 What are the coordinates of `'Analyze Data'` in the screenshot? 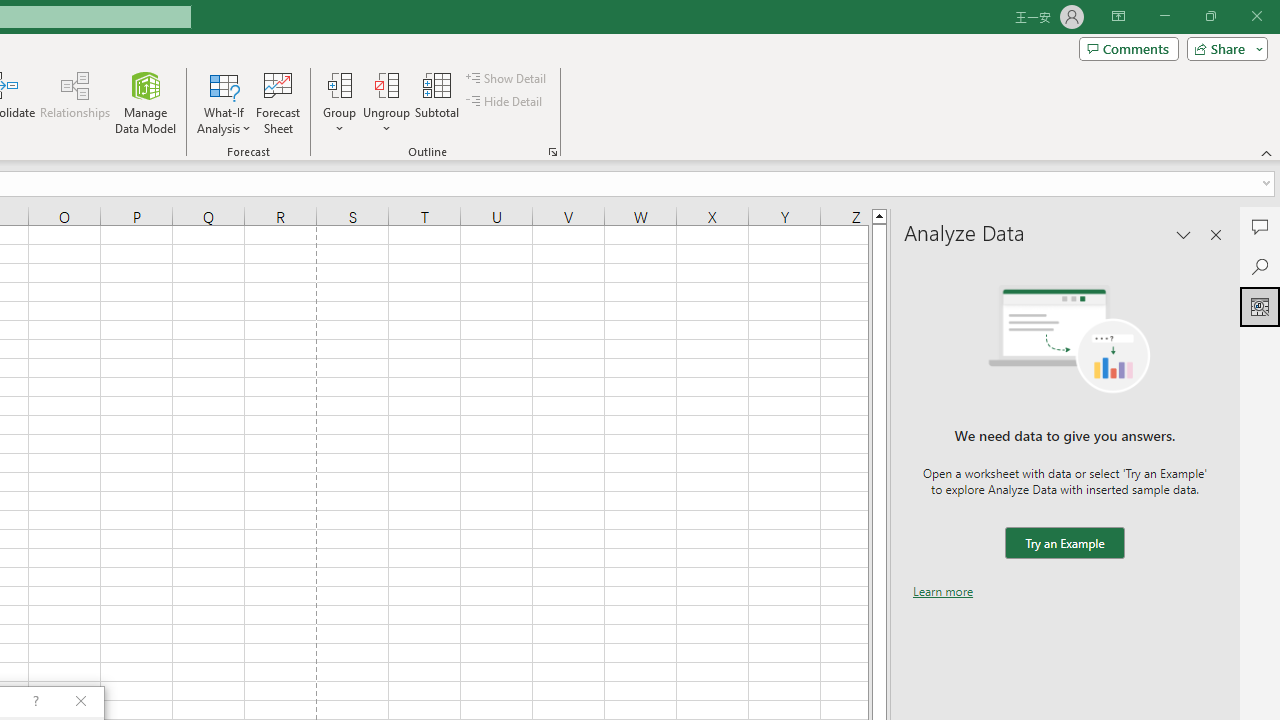 It's located at (1259, 307).